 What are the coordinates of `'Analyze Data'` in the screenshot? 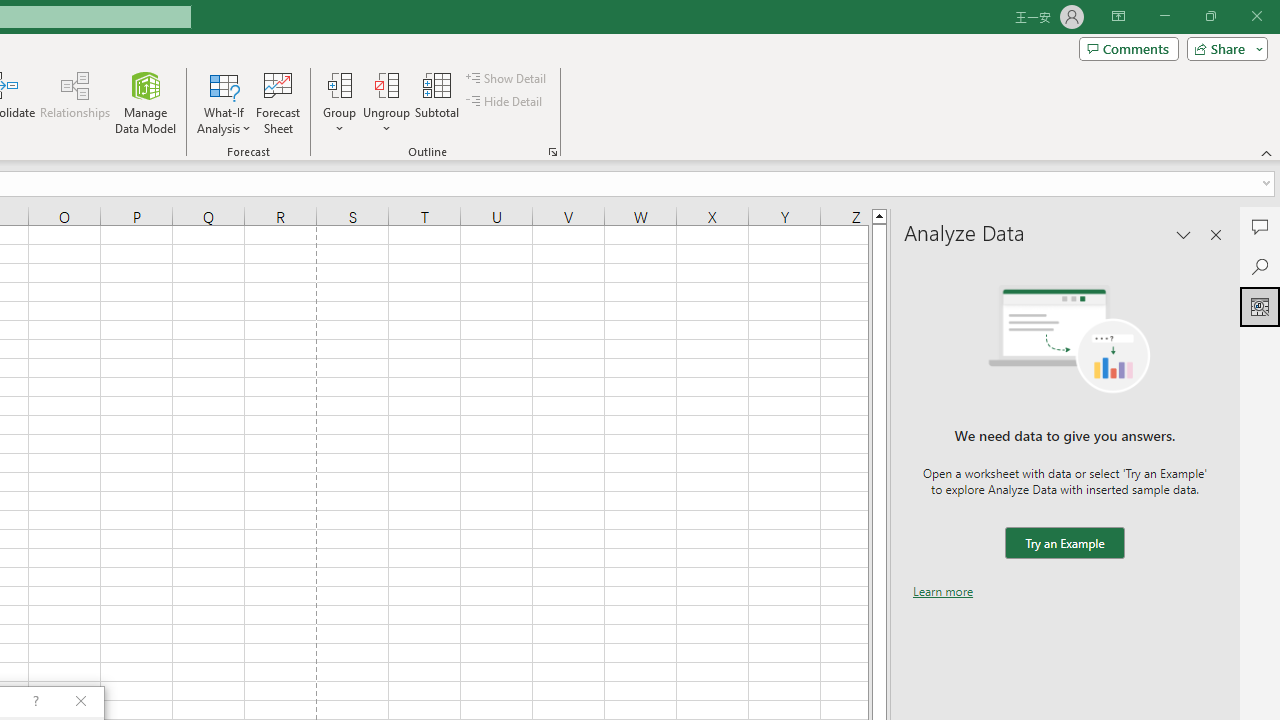 It's located at (1259, 307).